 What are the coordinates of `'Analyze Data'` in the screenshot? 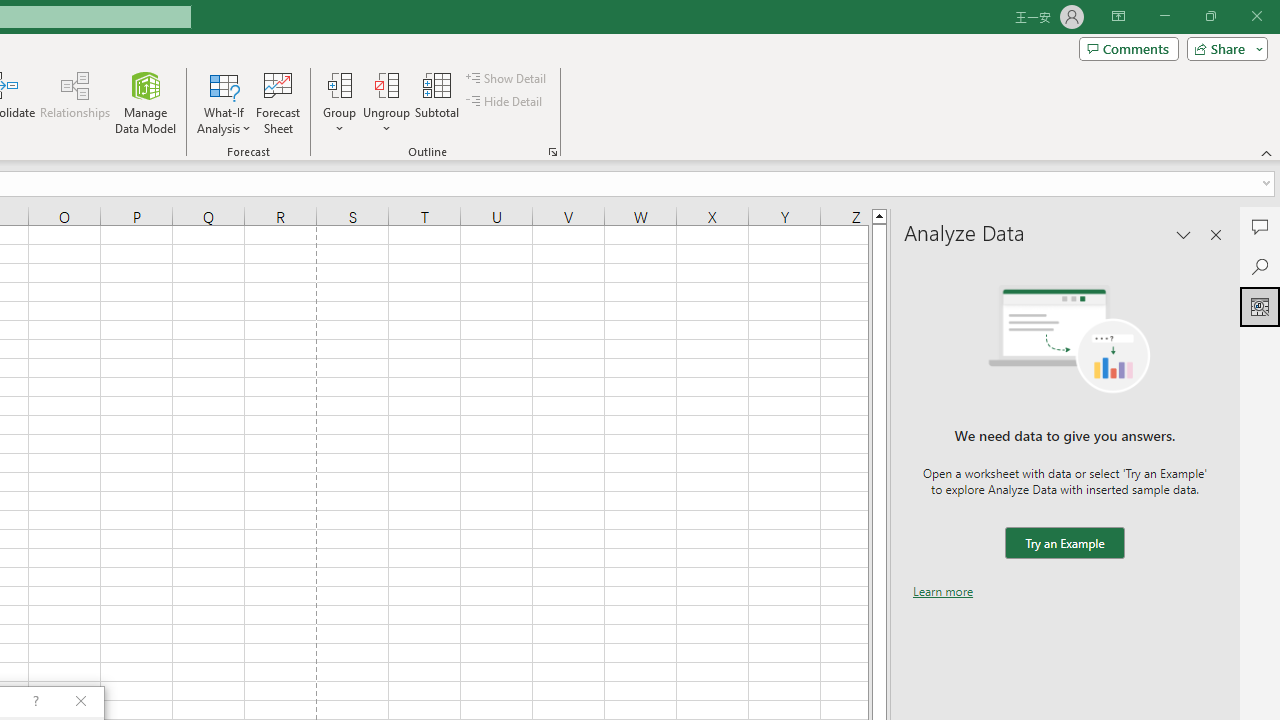 It's located at (1259, 307).